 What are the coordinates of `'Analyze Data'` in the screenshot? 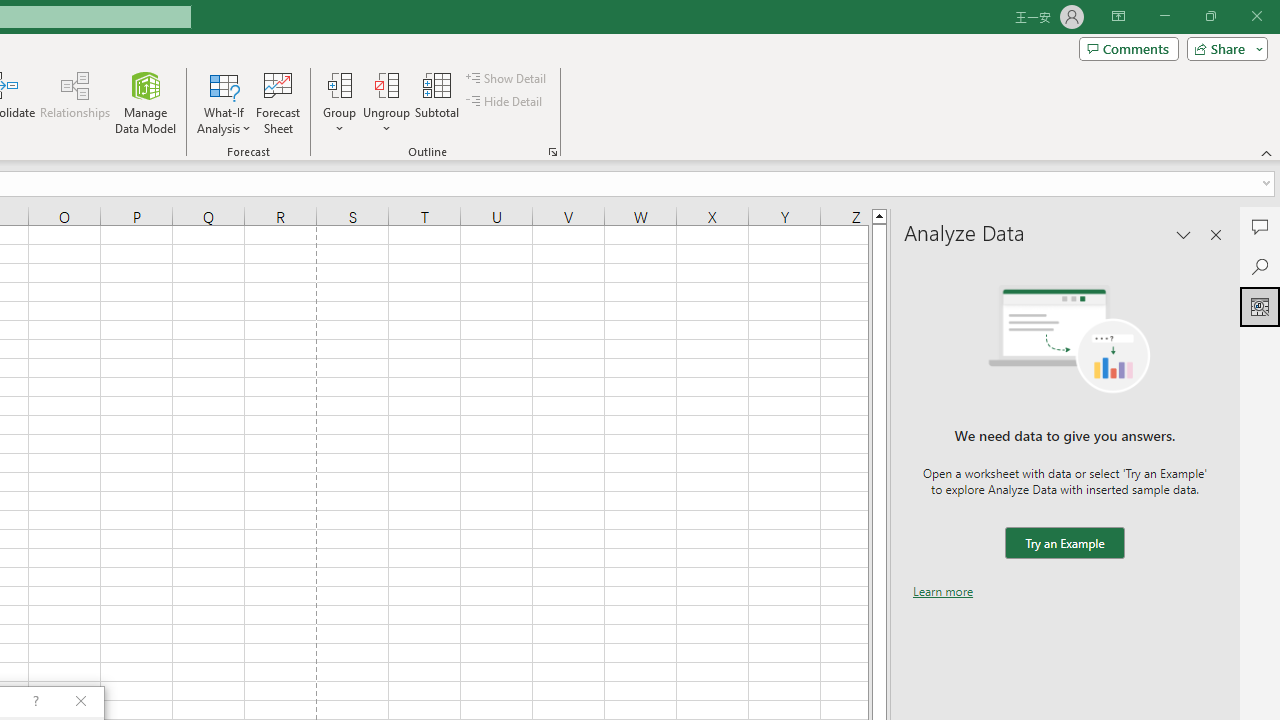 It's located at (1259, 307).